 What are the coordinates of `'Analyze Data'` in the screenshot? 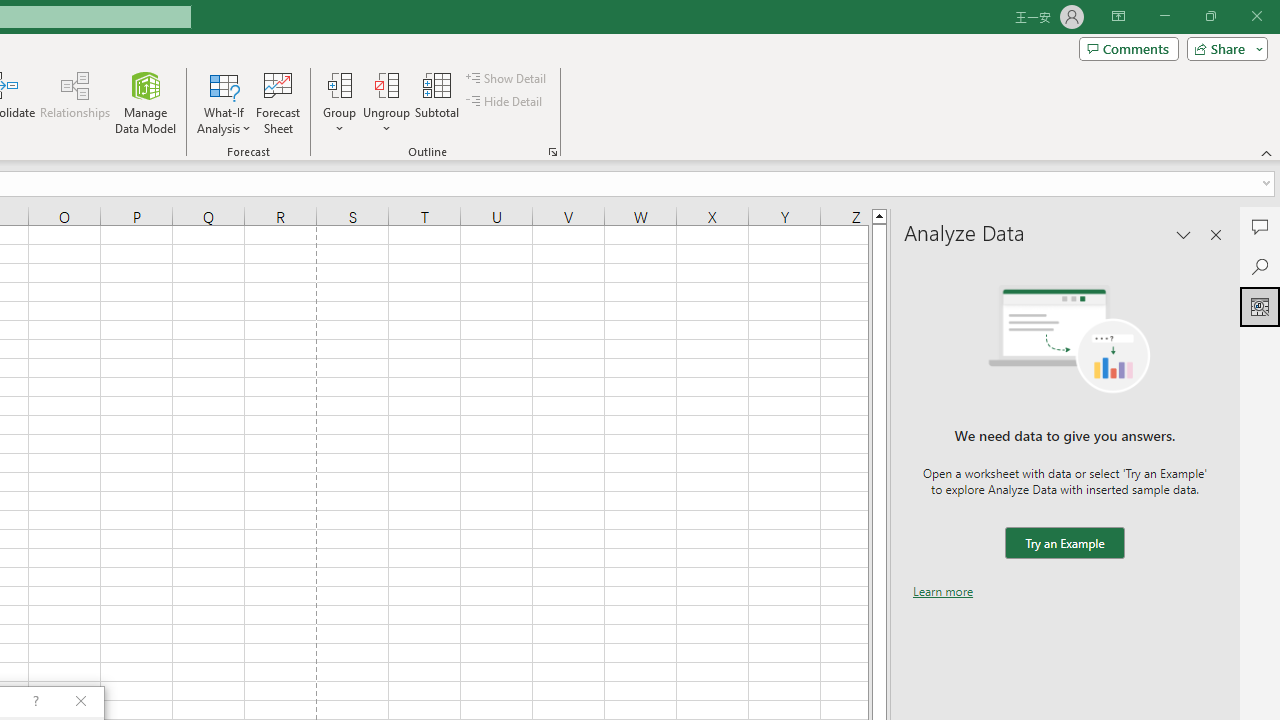 It's located at (1259, 307).